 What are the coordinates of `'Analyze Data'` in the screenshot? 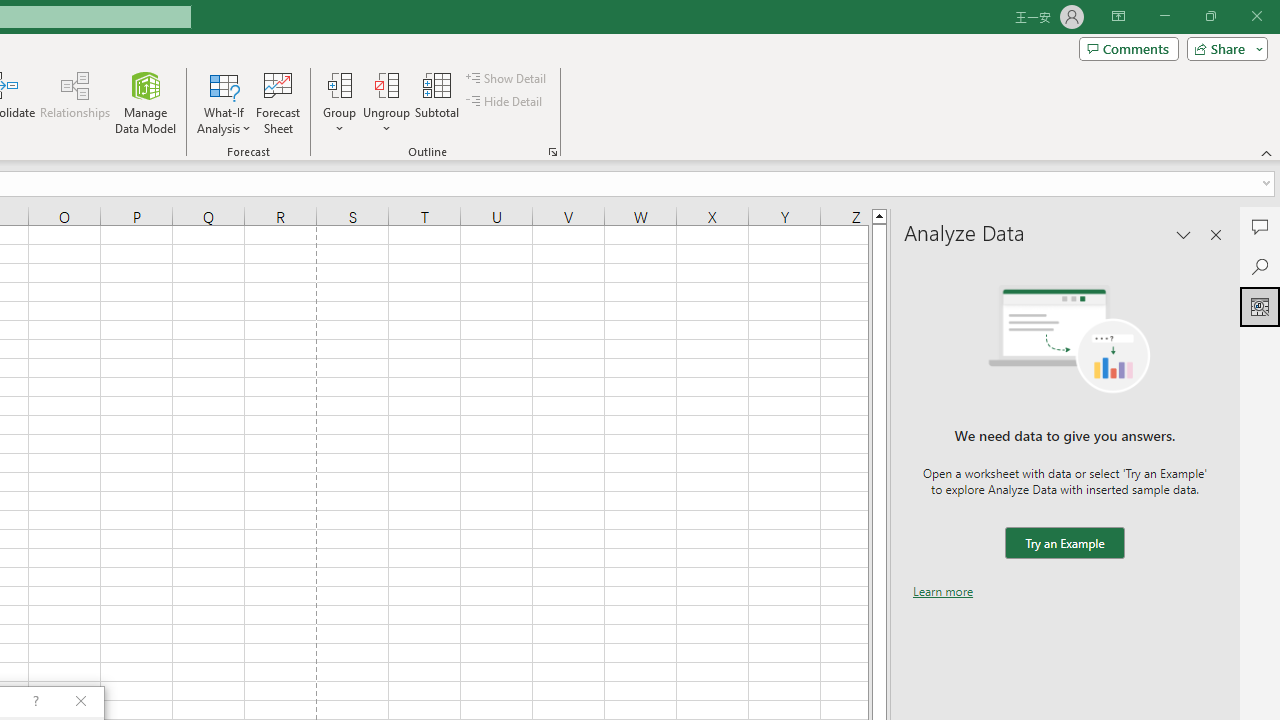 It's located at (1259, 307).